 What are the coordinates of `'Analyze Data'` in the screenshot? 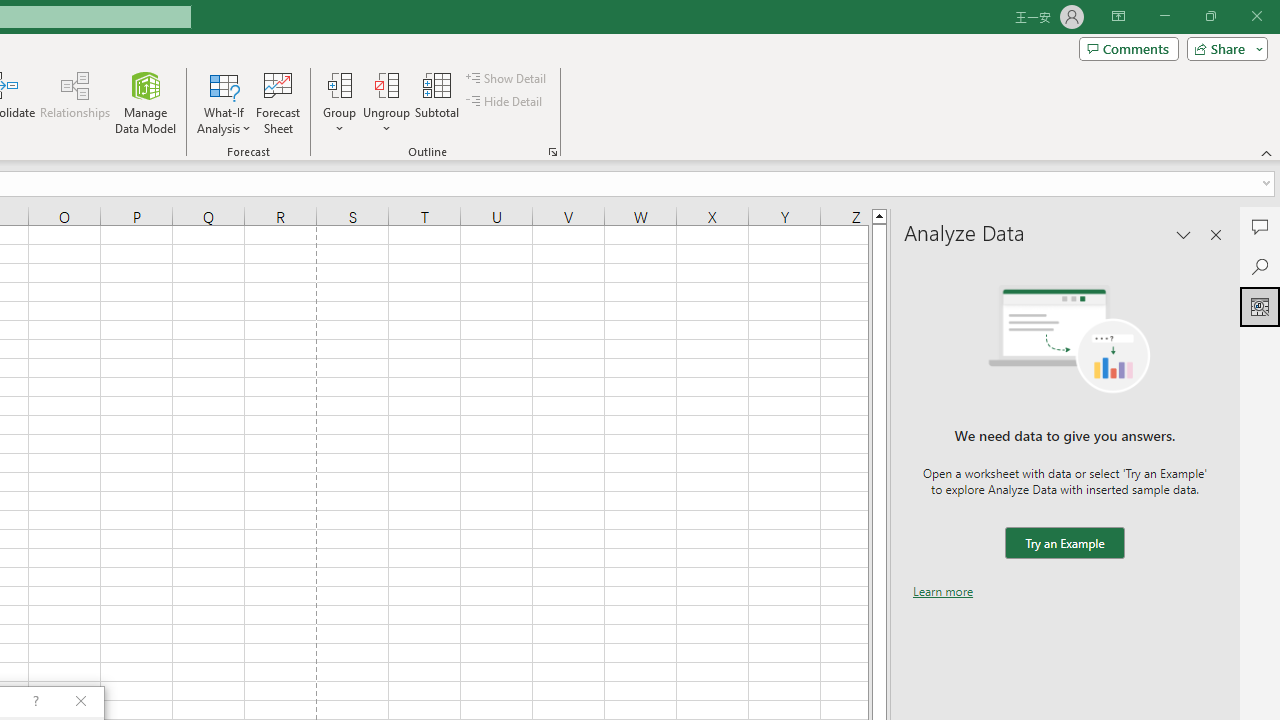 It's located at (1259, 307).